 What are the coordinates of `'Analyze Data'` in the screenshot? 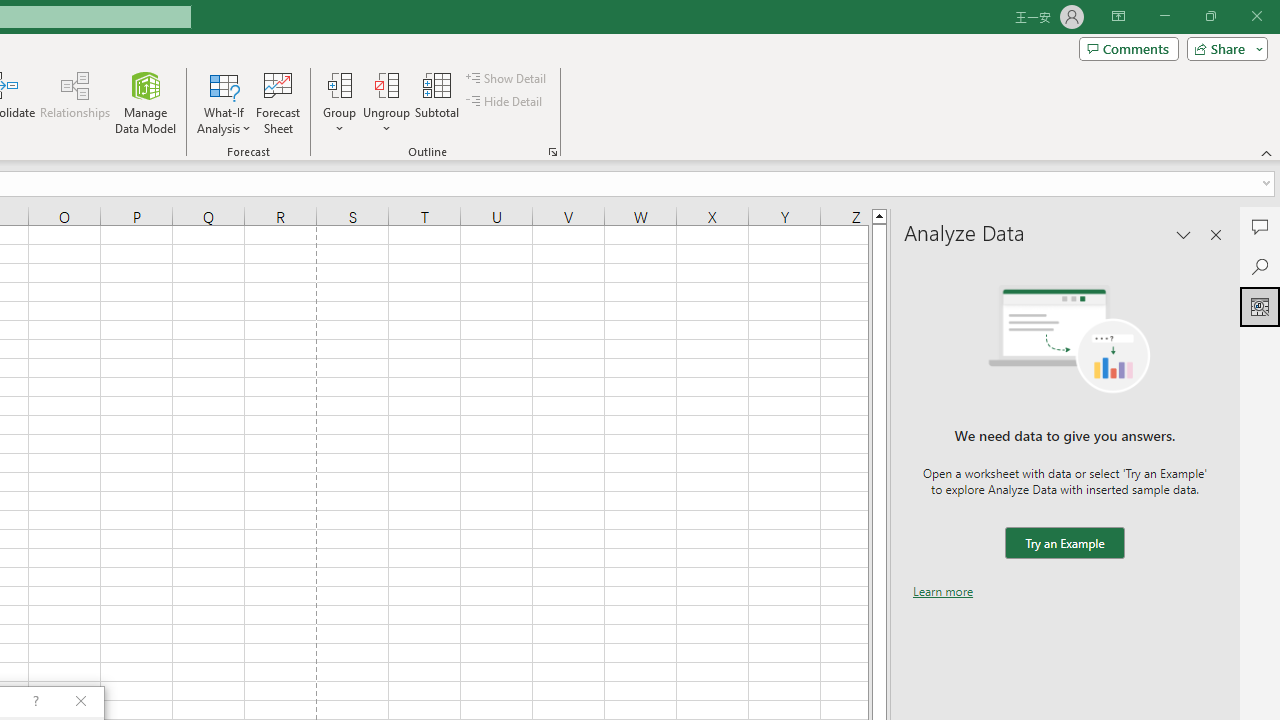 It's located at (1259, 307).